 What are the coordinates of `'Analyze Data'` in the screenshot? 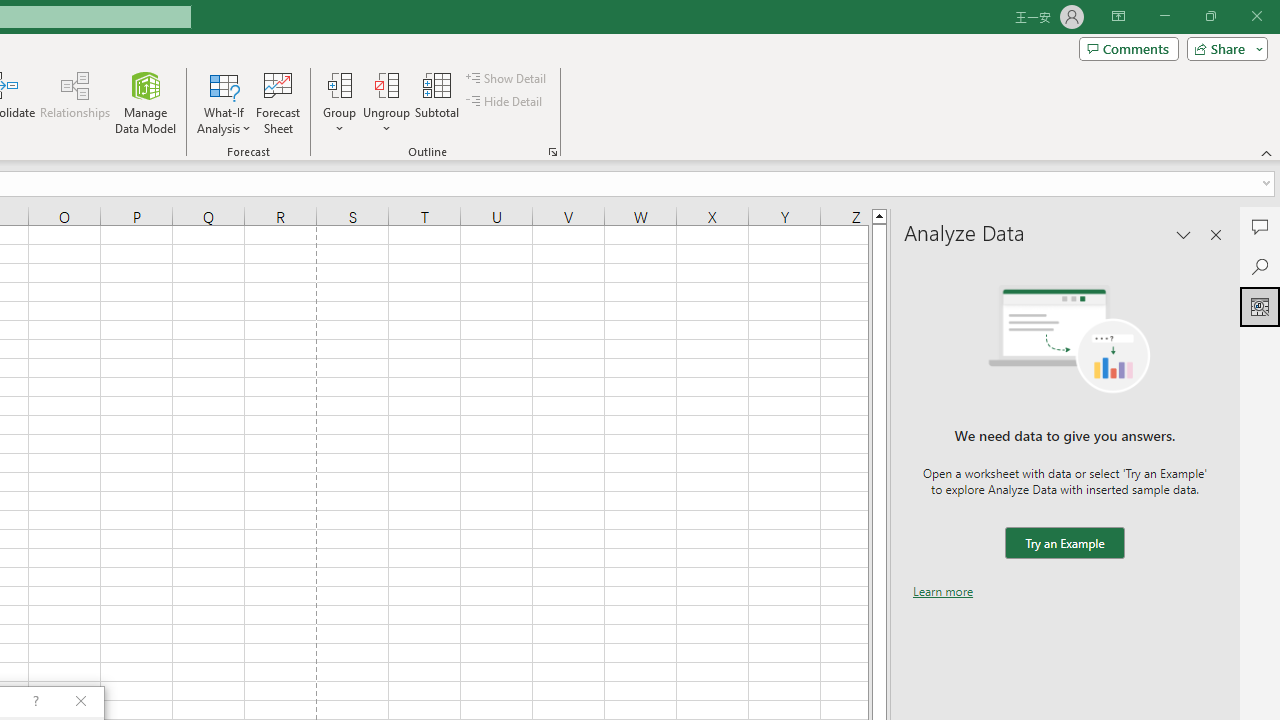 It's located at (1259, 307).